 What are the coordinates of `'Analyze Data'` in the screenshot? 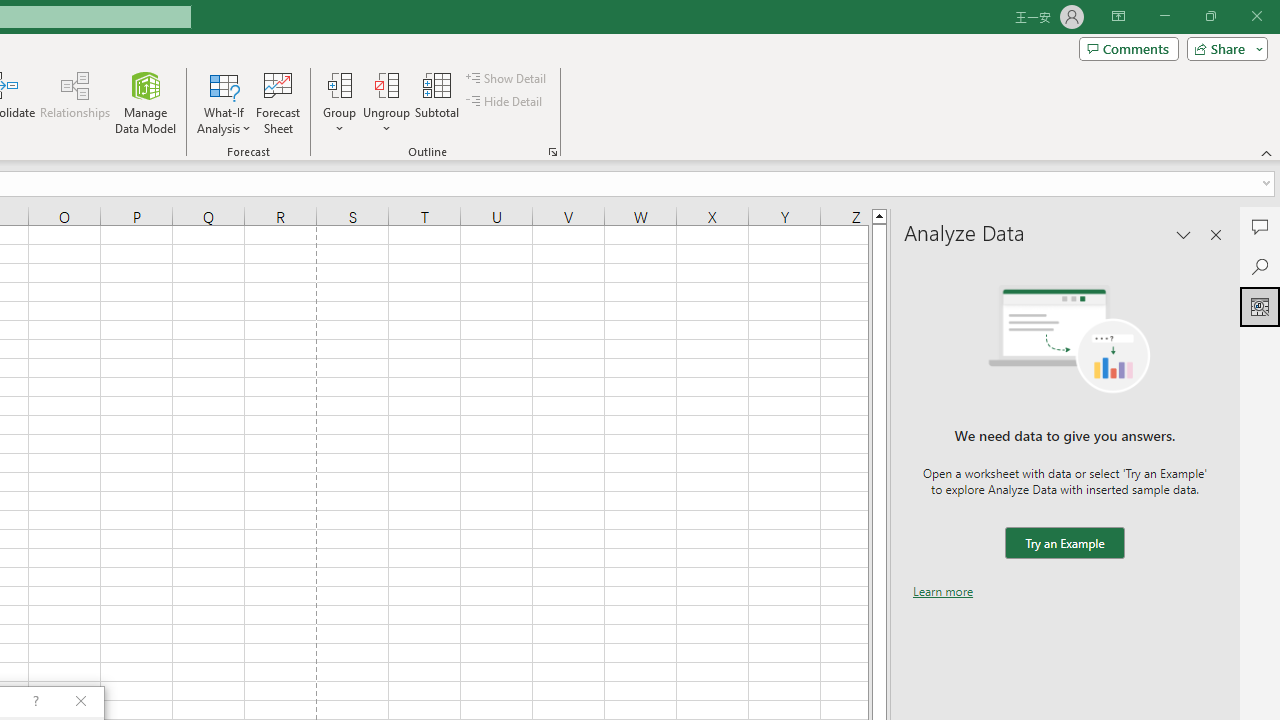 It's located at (1259, 307).